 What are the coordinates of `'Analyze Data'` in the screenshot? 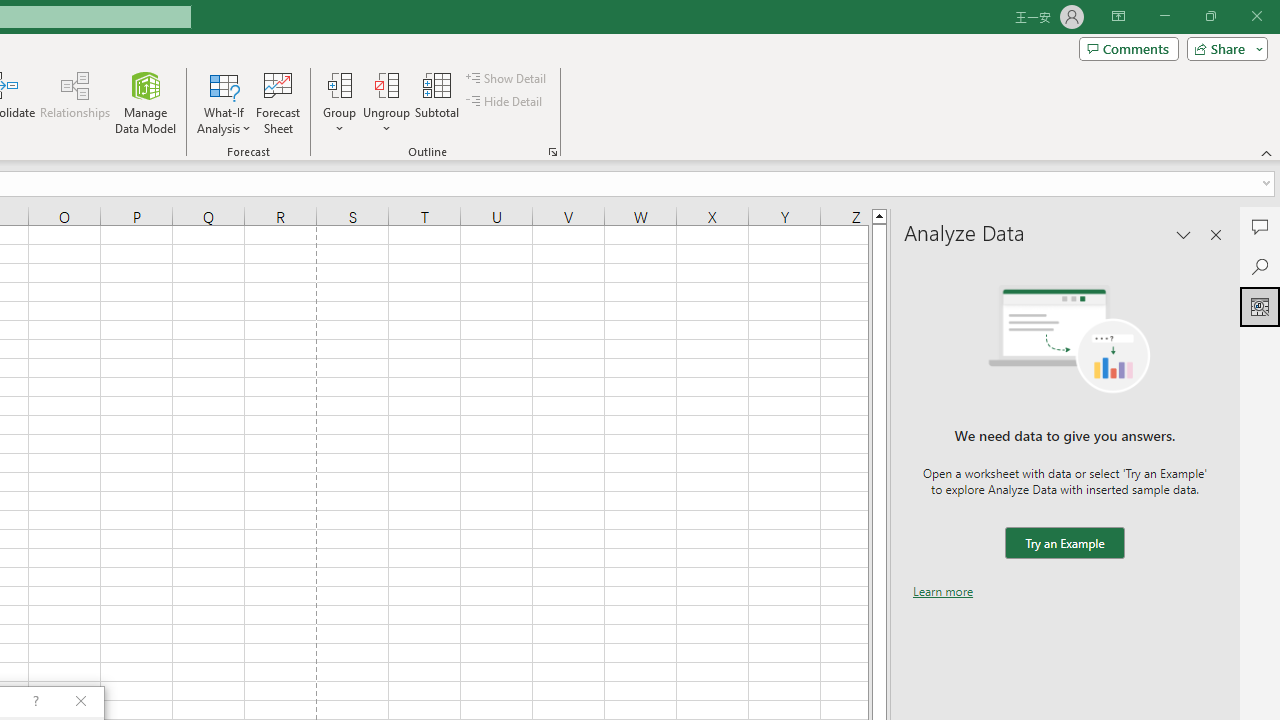 It's located at (1259, 307).